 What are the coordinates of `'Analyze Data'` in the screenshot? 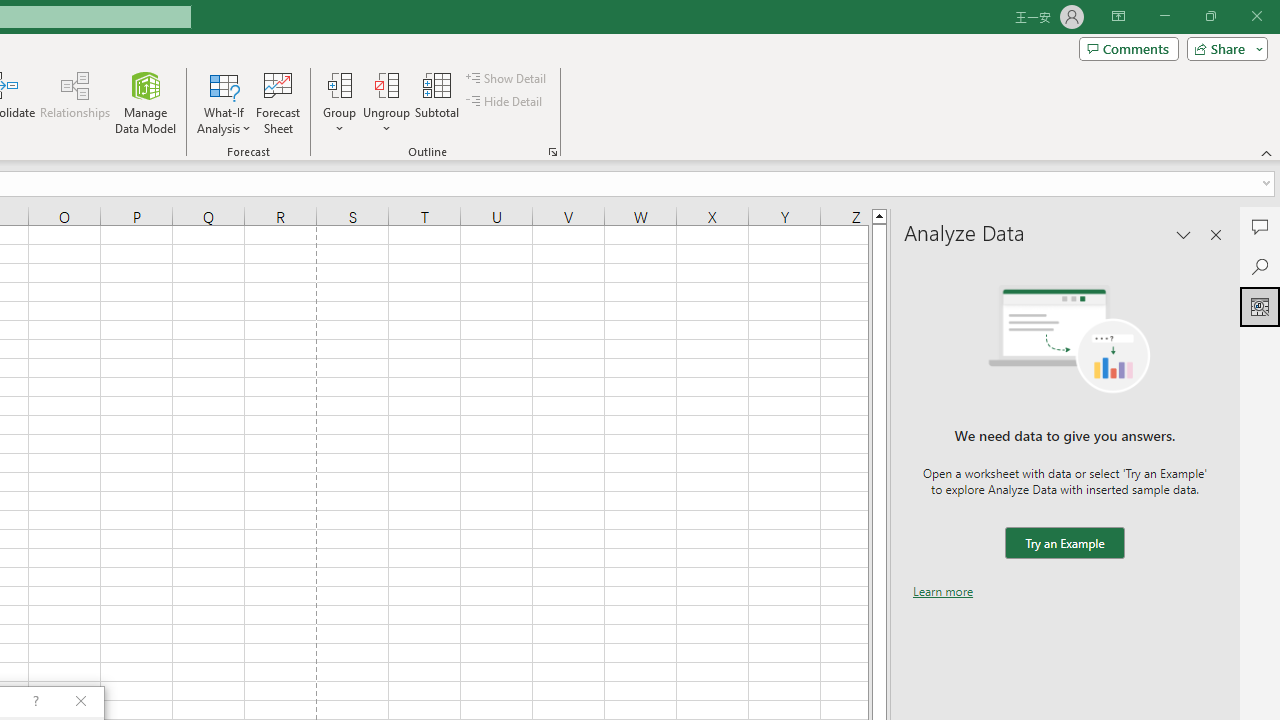 It's located at (1259, 307).